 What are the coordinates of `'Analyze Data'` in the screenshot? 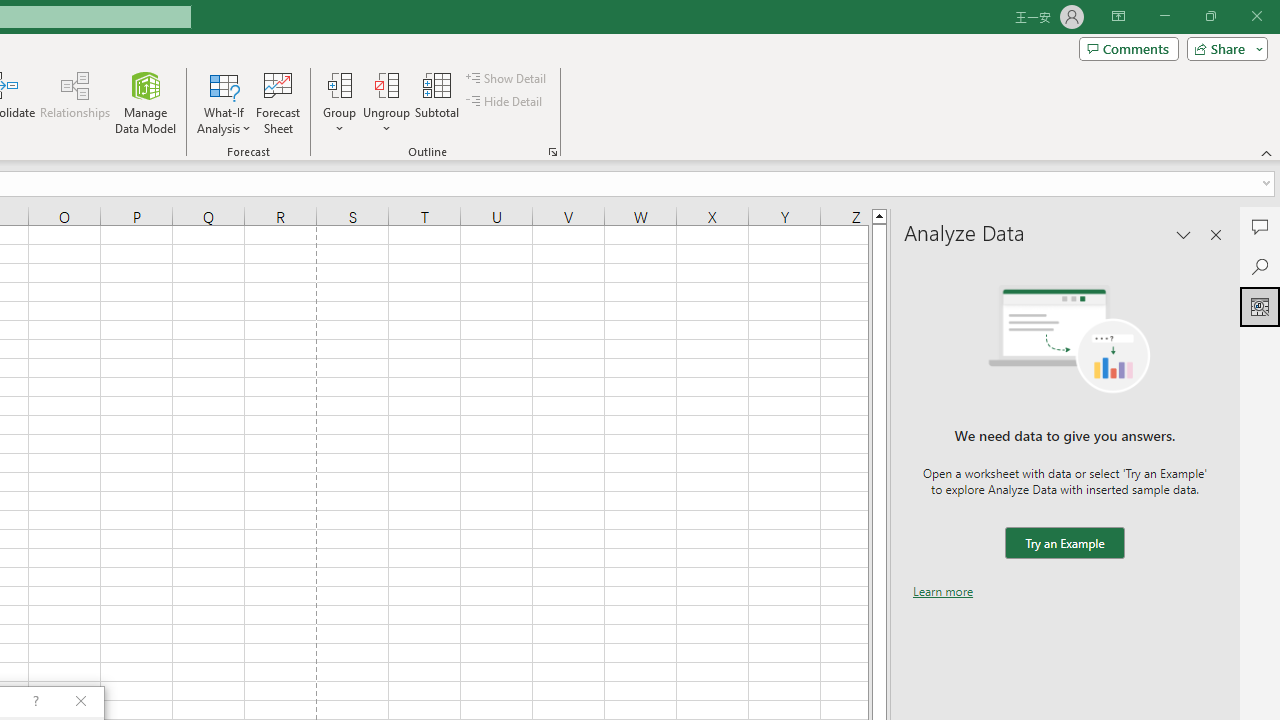 It's located at (1259, 307).